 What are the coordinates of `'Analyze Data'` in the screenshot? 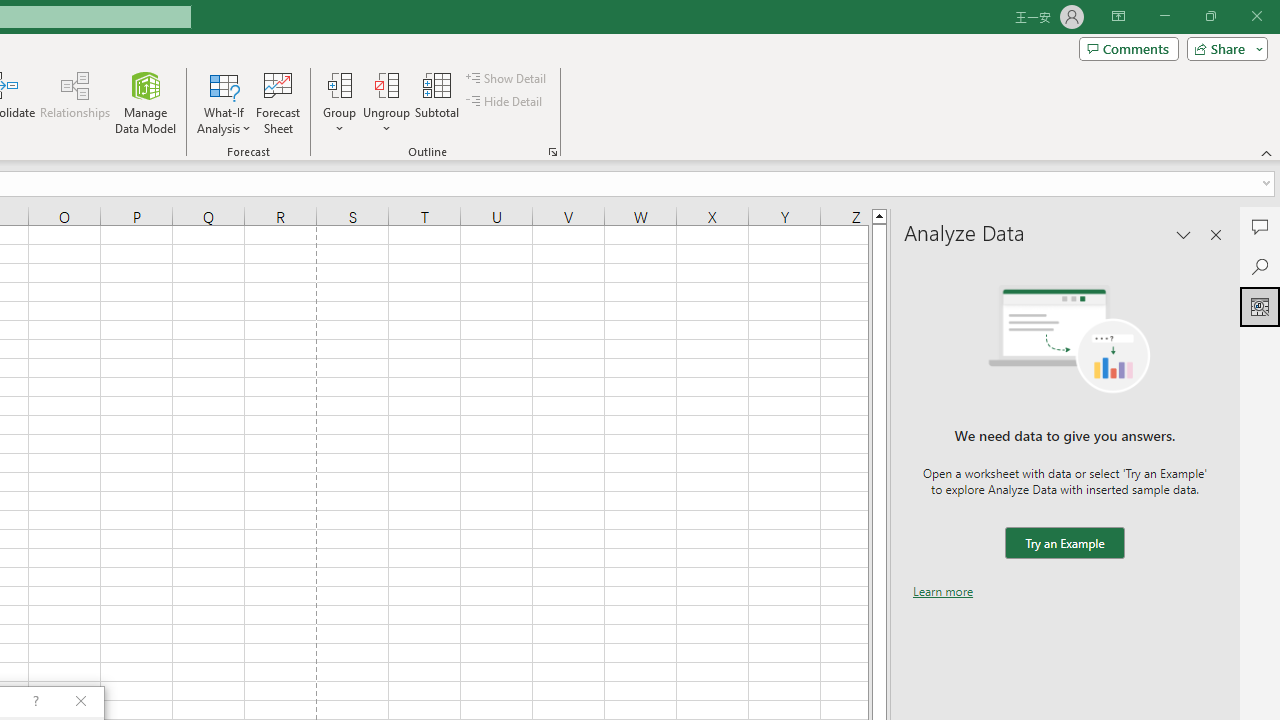 It's located at (1259, 307).